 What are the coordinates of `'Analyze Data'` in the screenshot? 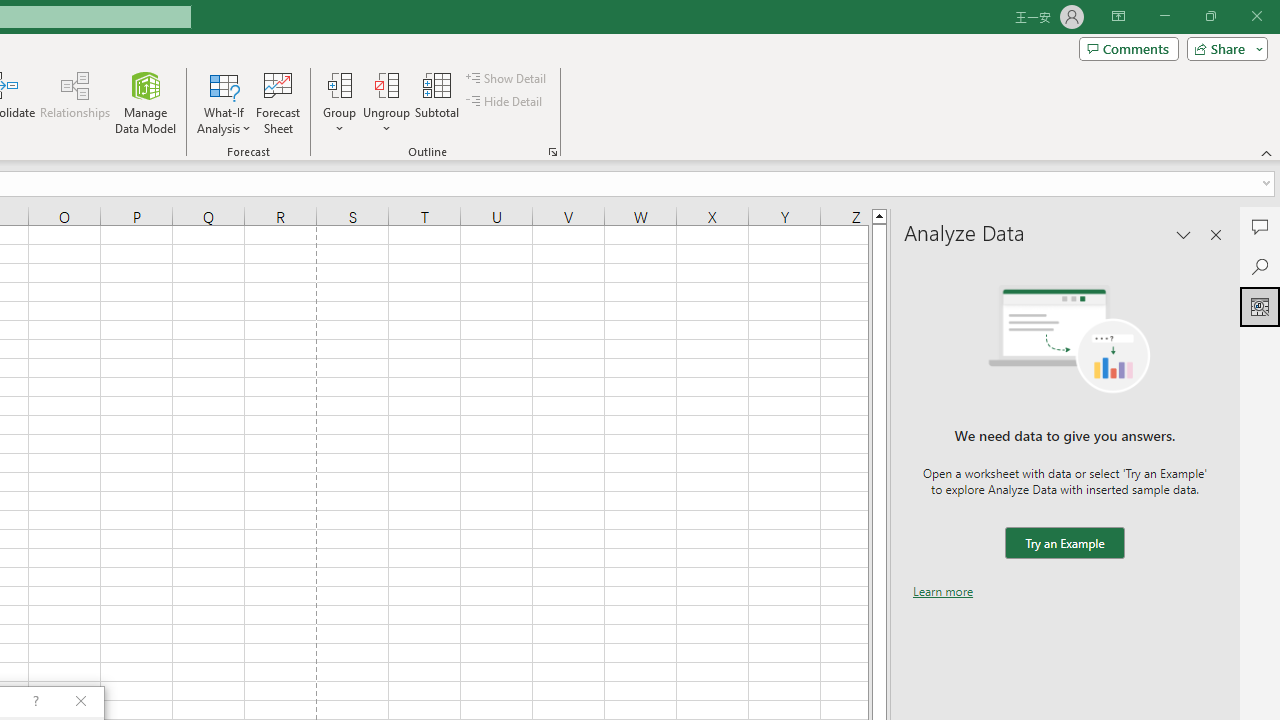 It's located at (1259, 307).